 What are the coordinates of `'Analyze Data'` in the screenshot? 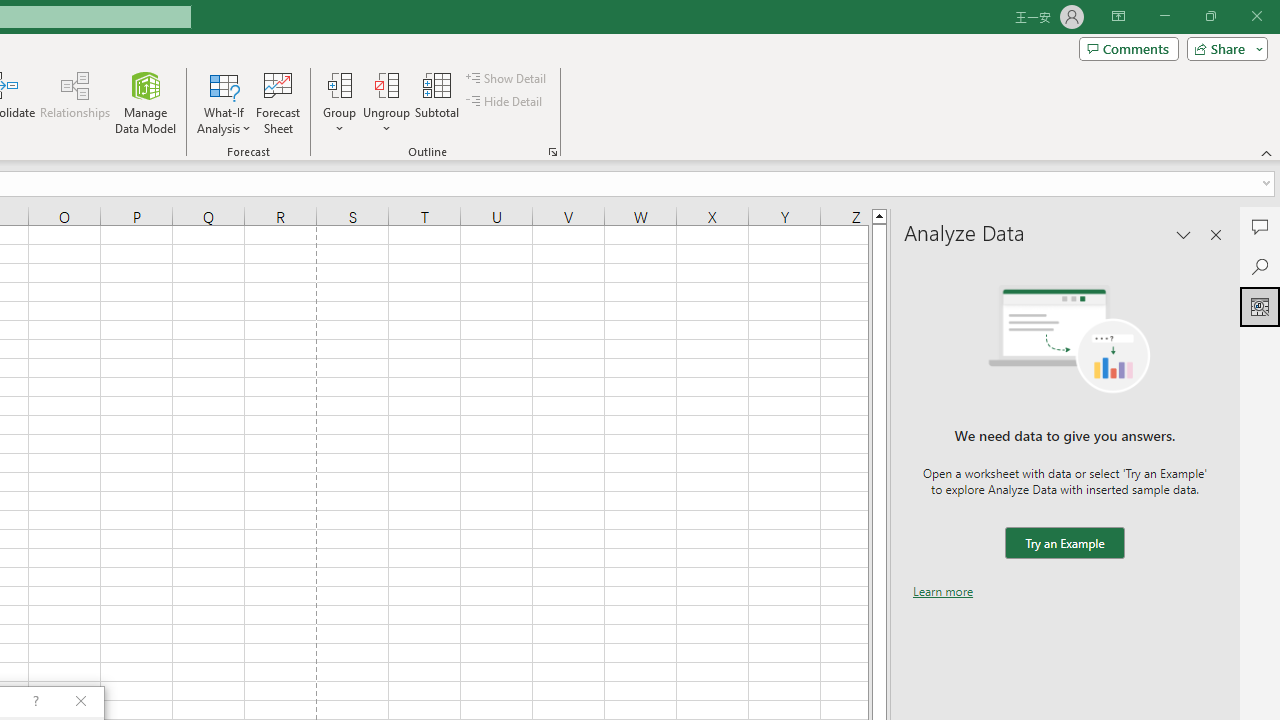 It's located at (1259, 307).